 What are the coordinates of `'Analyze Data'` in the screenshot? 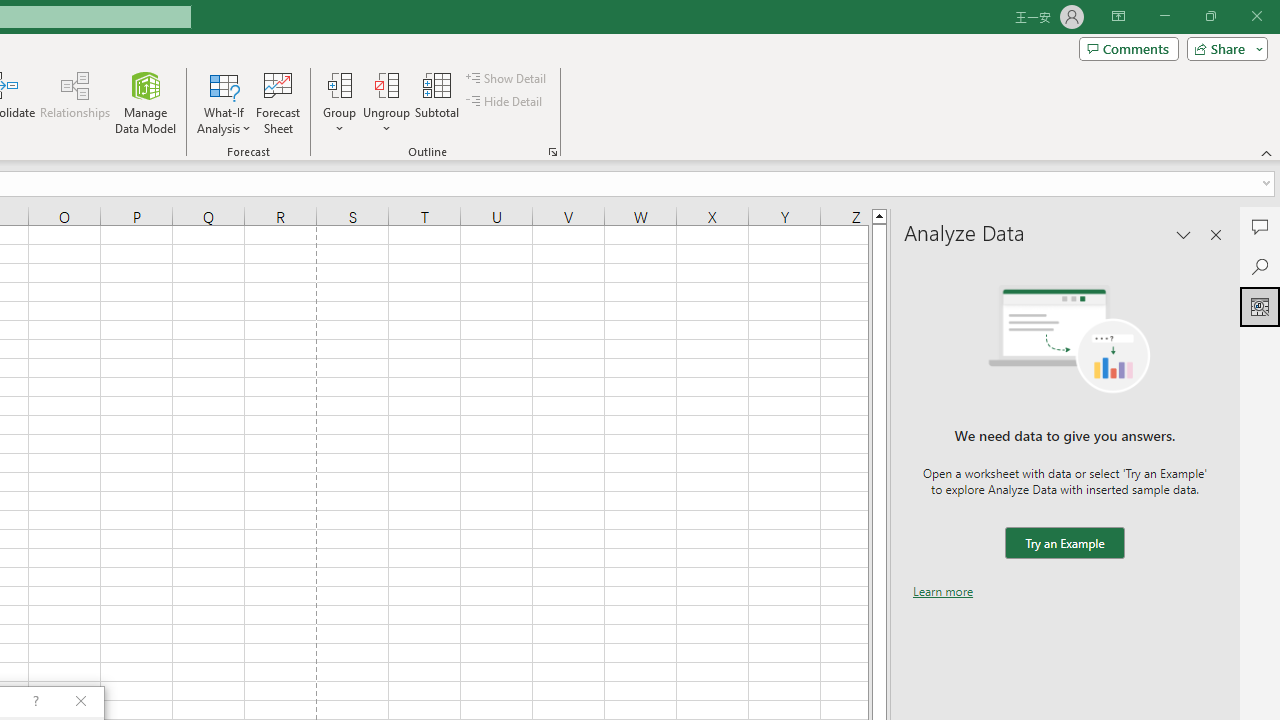 It's located at (1259, 307).